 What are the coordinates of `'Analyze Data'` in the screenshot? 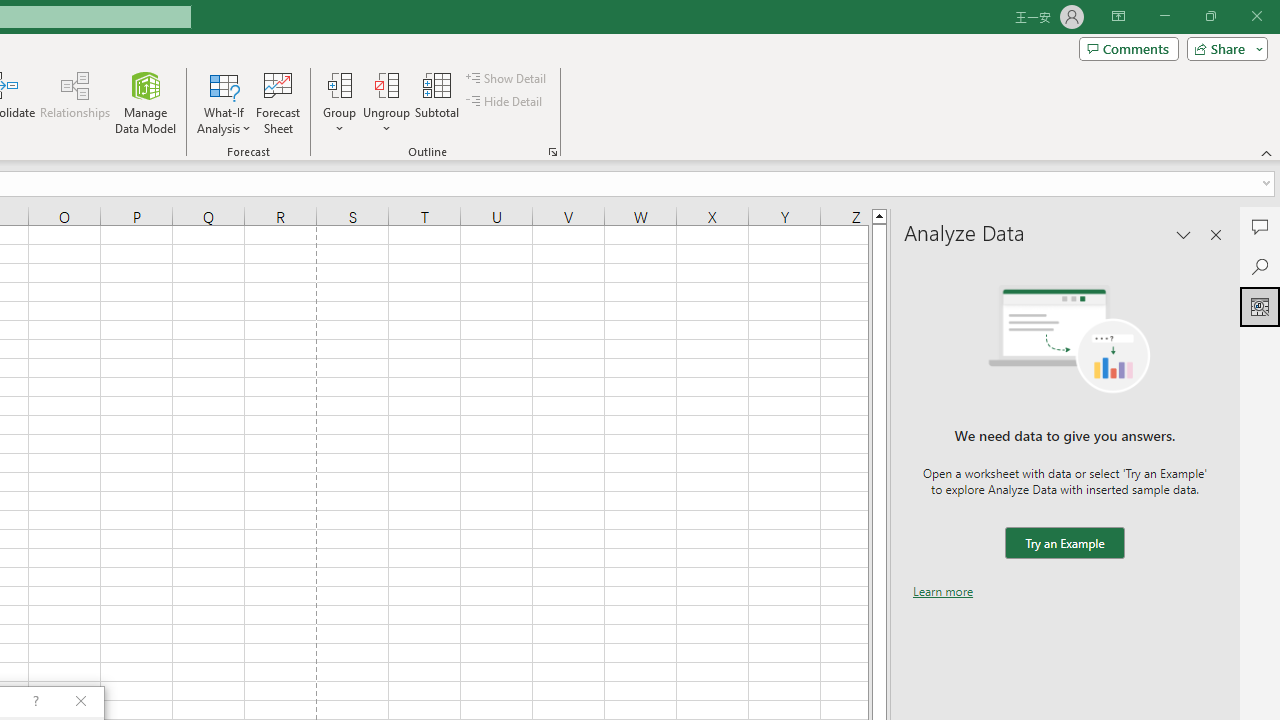 It's located at (1259, 307).